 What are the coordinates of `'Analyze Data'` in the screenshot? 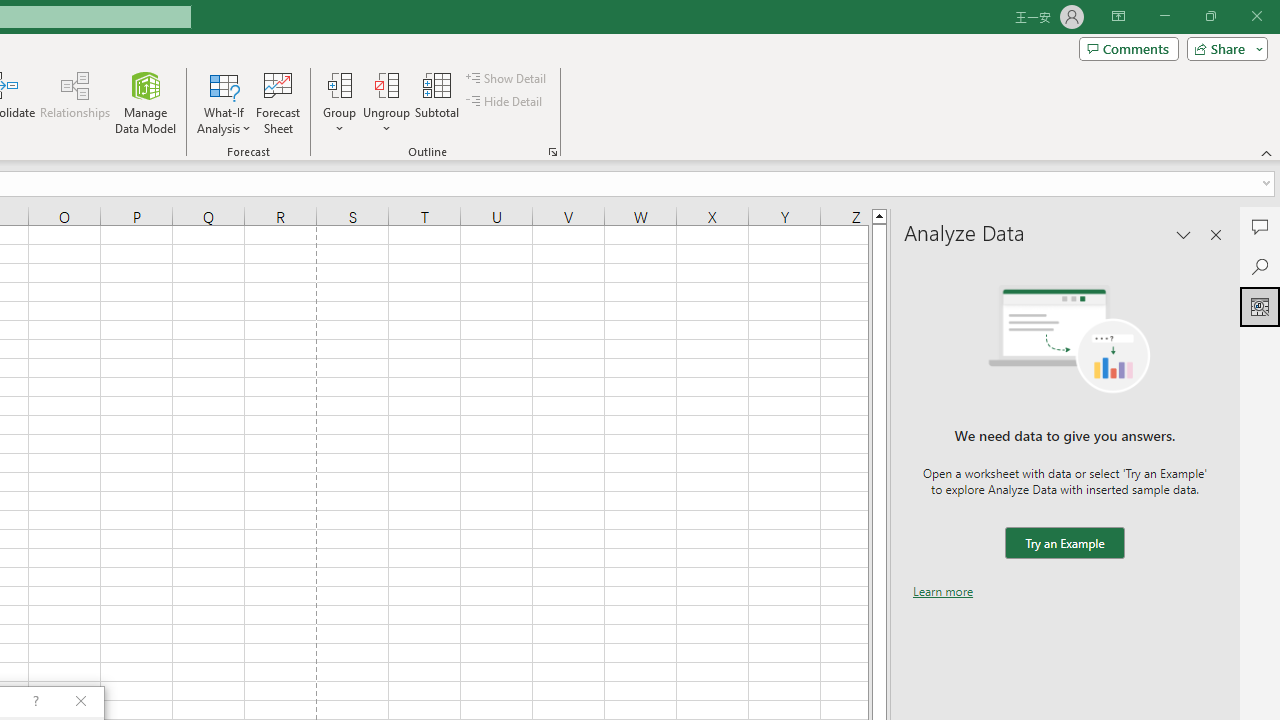 It's located at (1259, 307).